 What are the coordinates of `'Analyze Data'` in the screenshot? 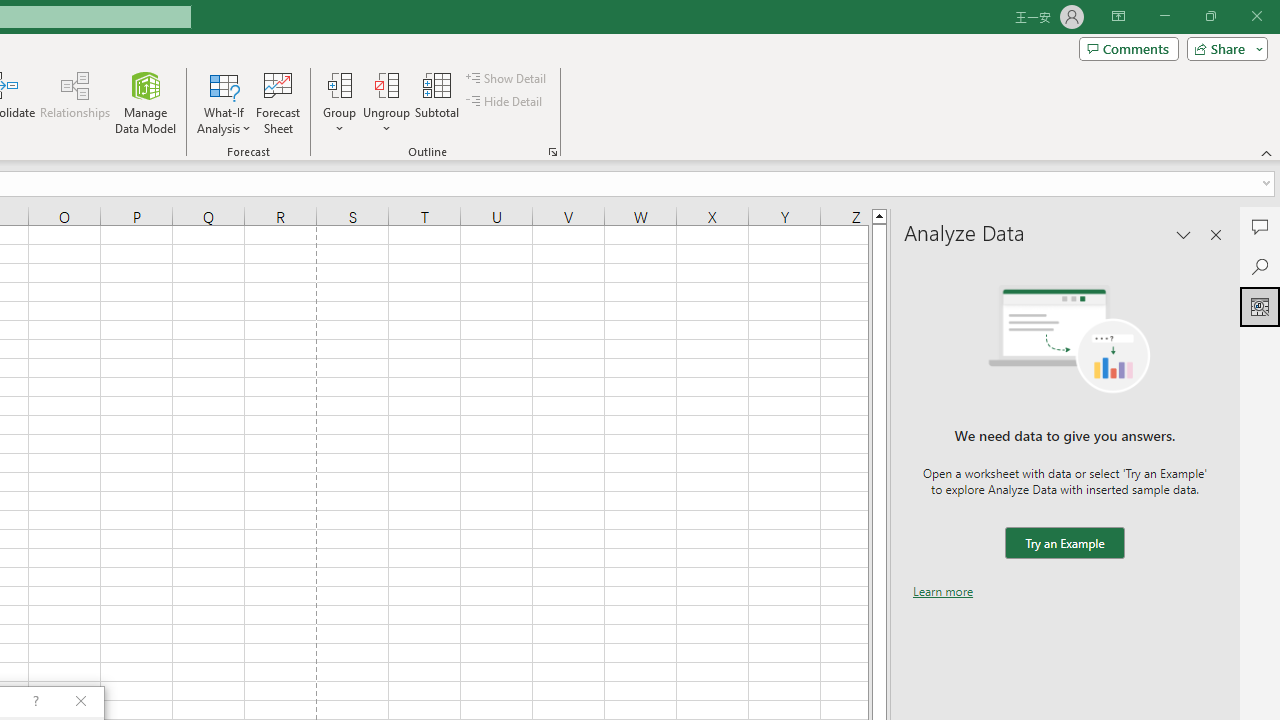 It's located at (1259, 307).